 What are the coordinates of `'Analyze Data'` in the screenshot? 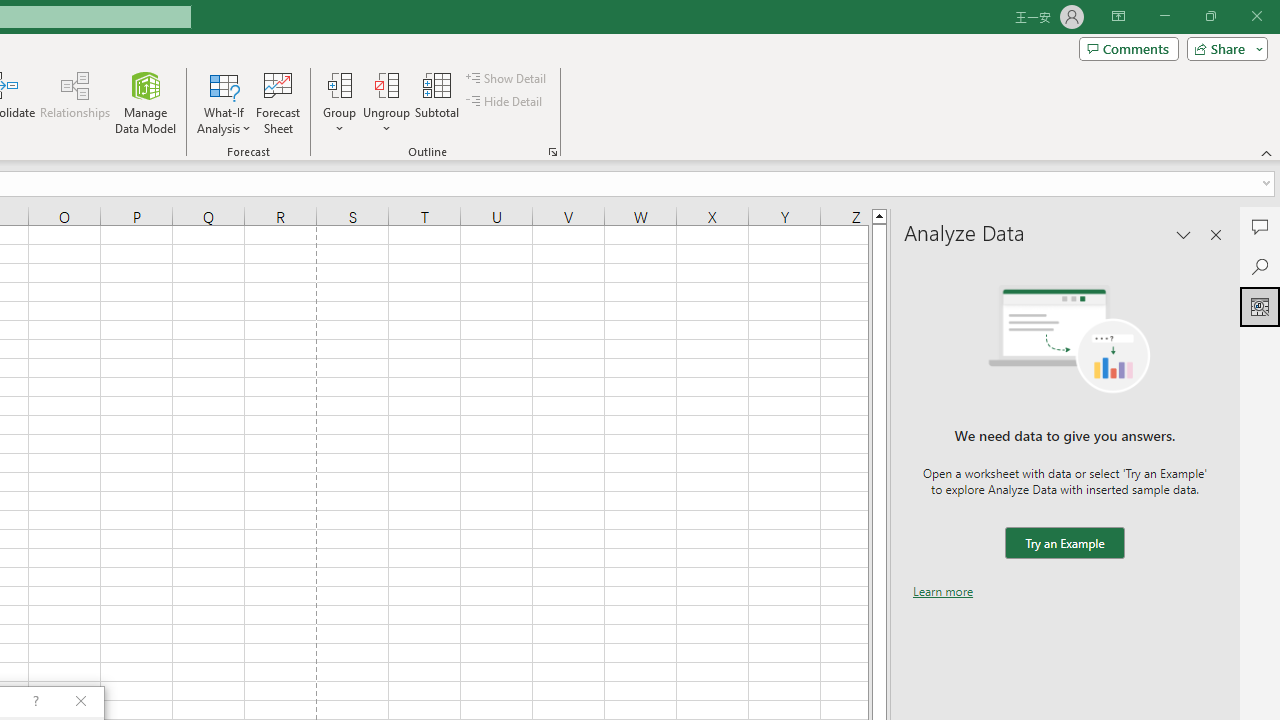 It's located at (1259, 307).